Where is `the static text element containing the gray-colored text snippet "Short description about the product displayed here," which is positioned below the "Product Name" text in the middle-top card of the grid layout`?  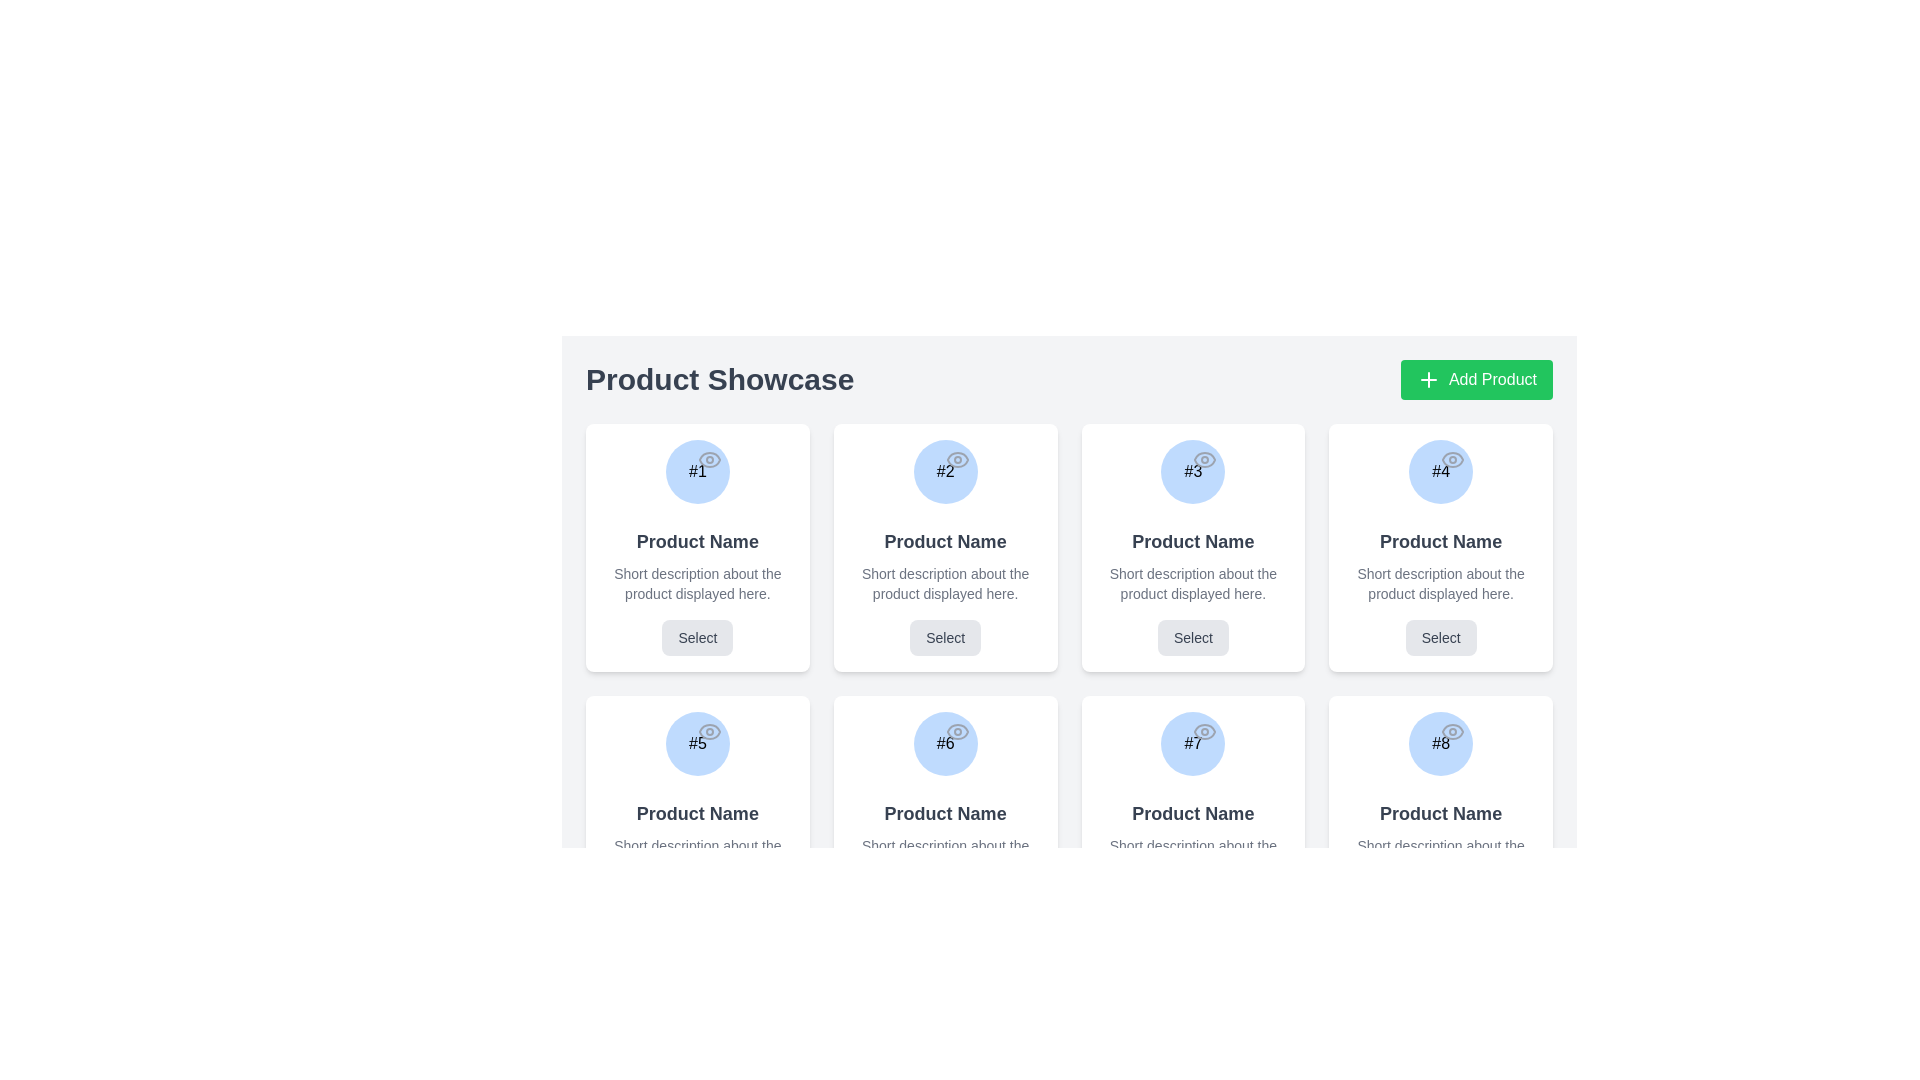
the static text element containing the gray-colored text snippet "Short description about the product displayed here," which is positioned below the "Product Name" text in the middle-top card of the grid layout is located at coordinates (944, 583).